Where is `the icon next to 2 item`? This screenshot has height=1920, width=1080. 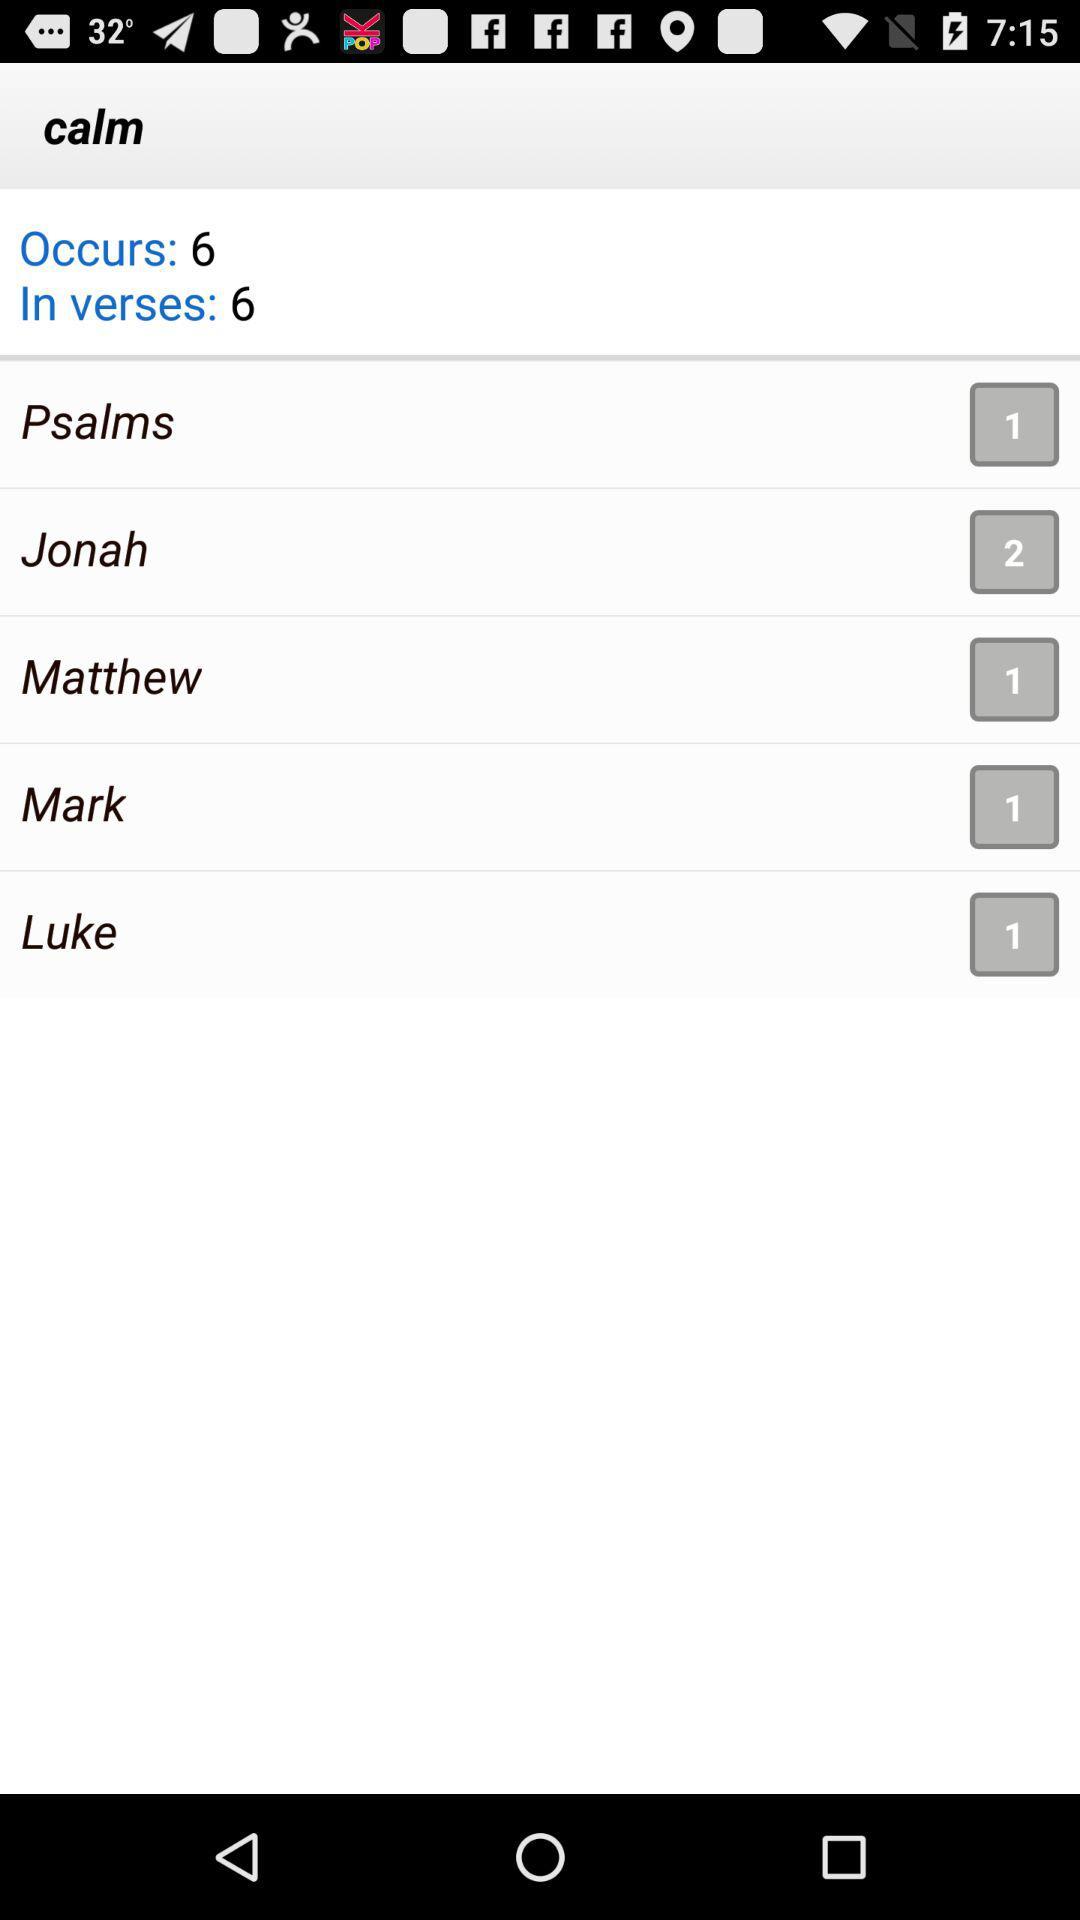 the icon next to 2 item is located at coordinates (84, 547).